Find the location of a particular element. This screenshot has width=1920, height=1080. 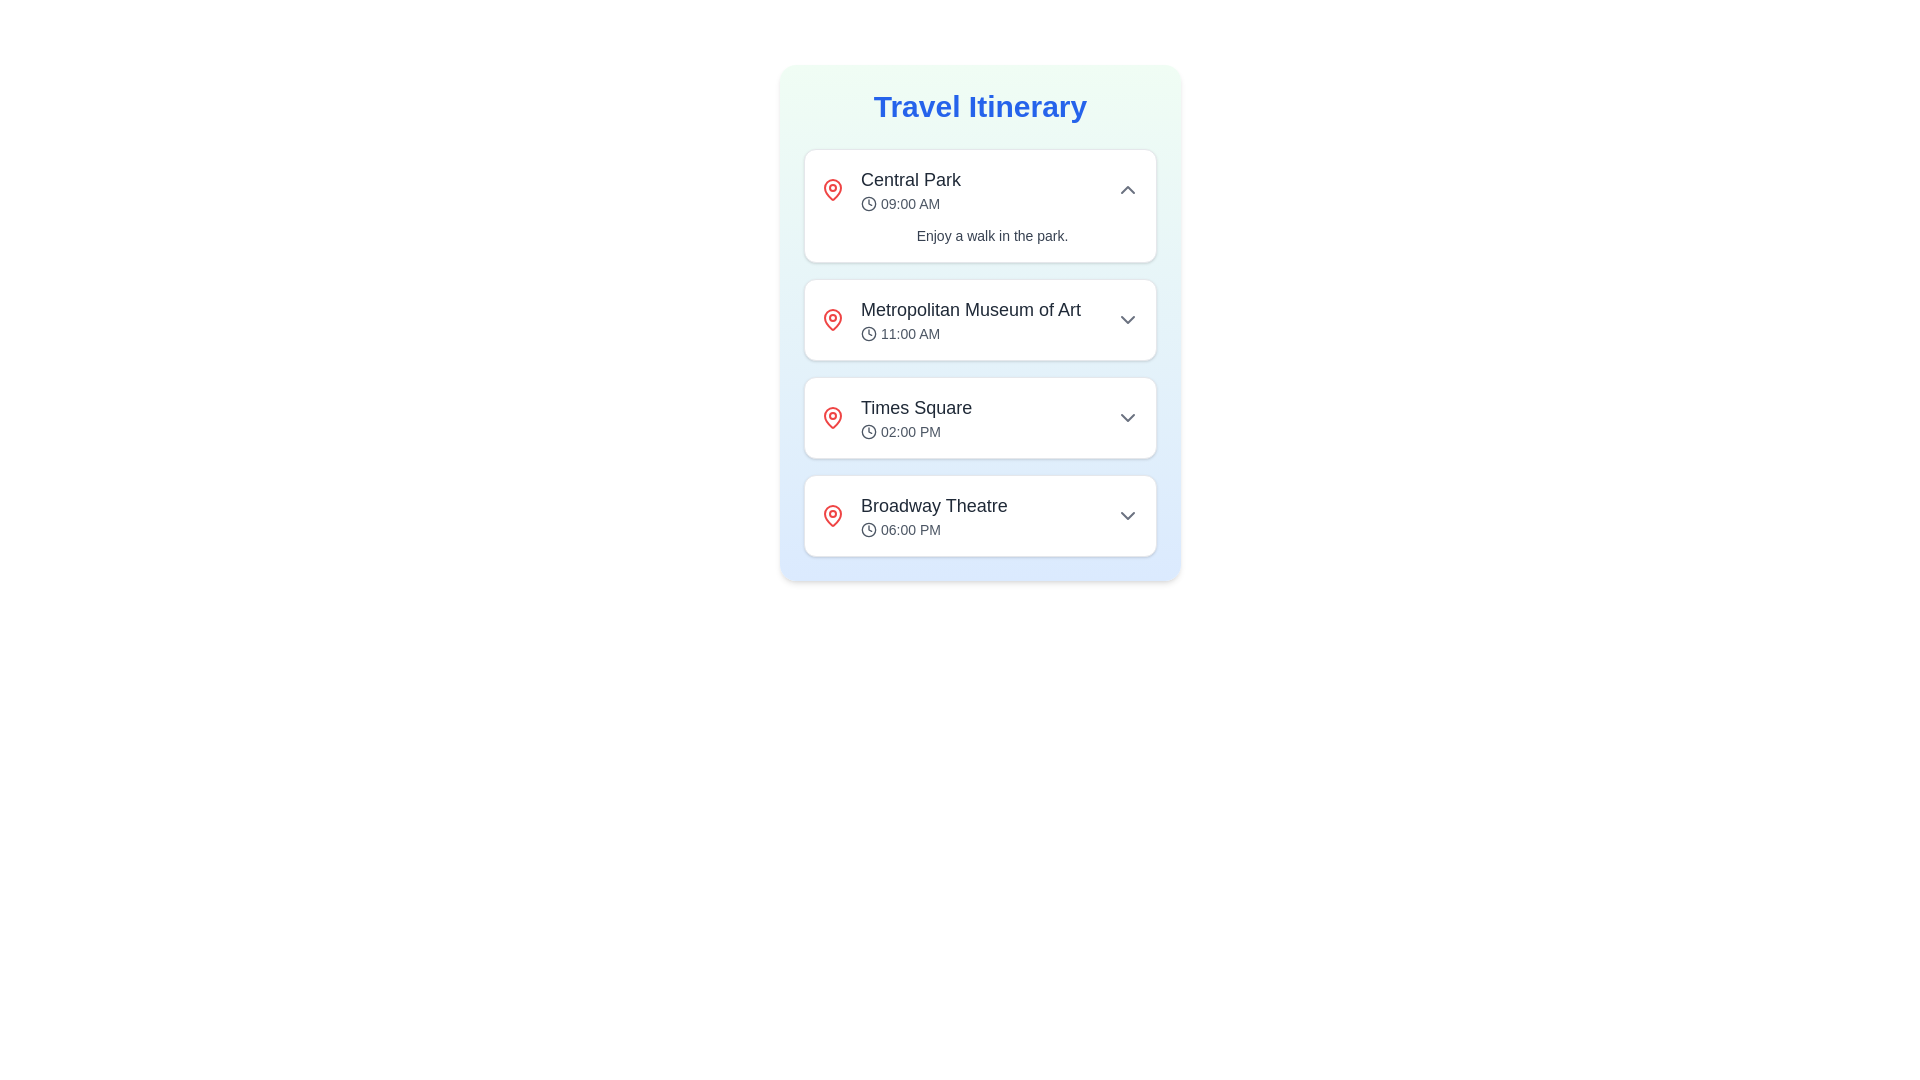

the event card for 'Broadway Theatre' at the specified coordinates to interact with the itinerary display is located at coordinates (980, 515).